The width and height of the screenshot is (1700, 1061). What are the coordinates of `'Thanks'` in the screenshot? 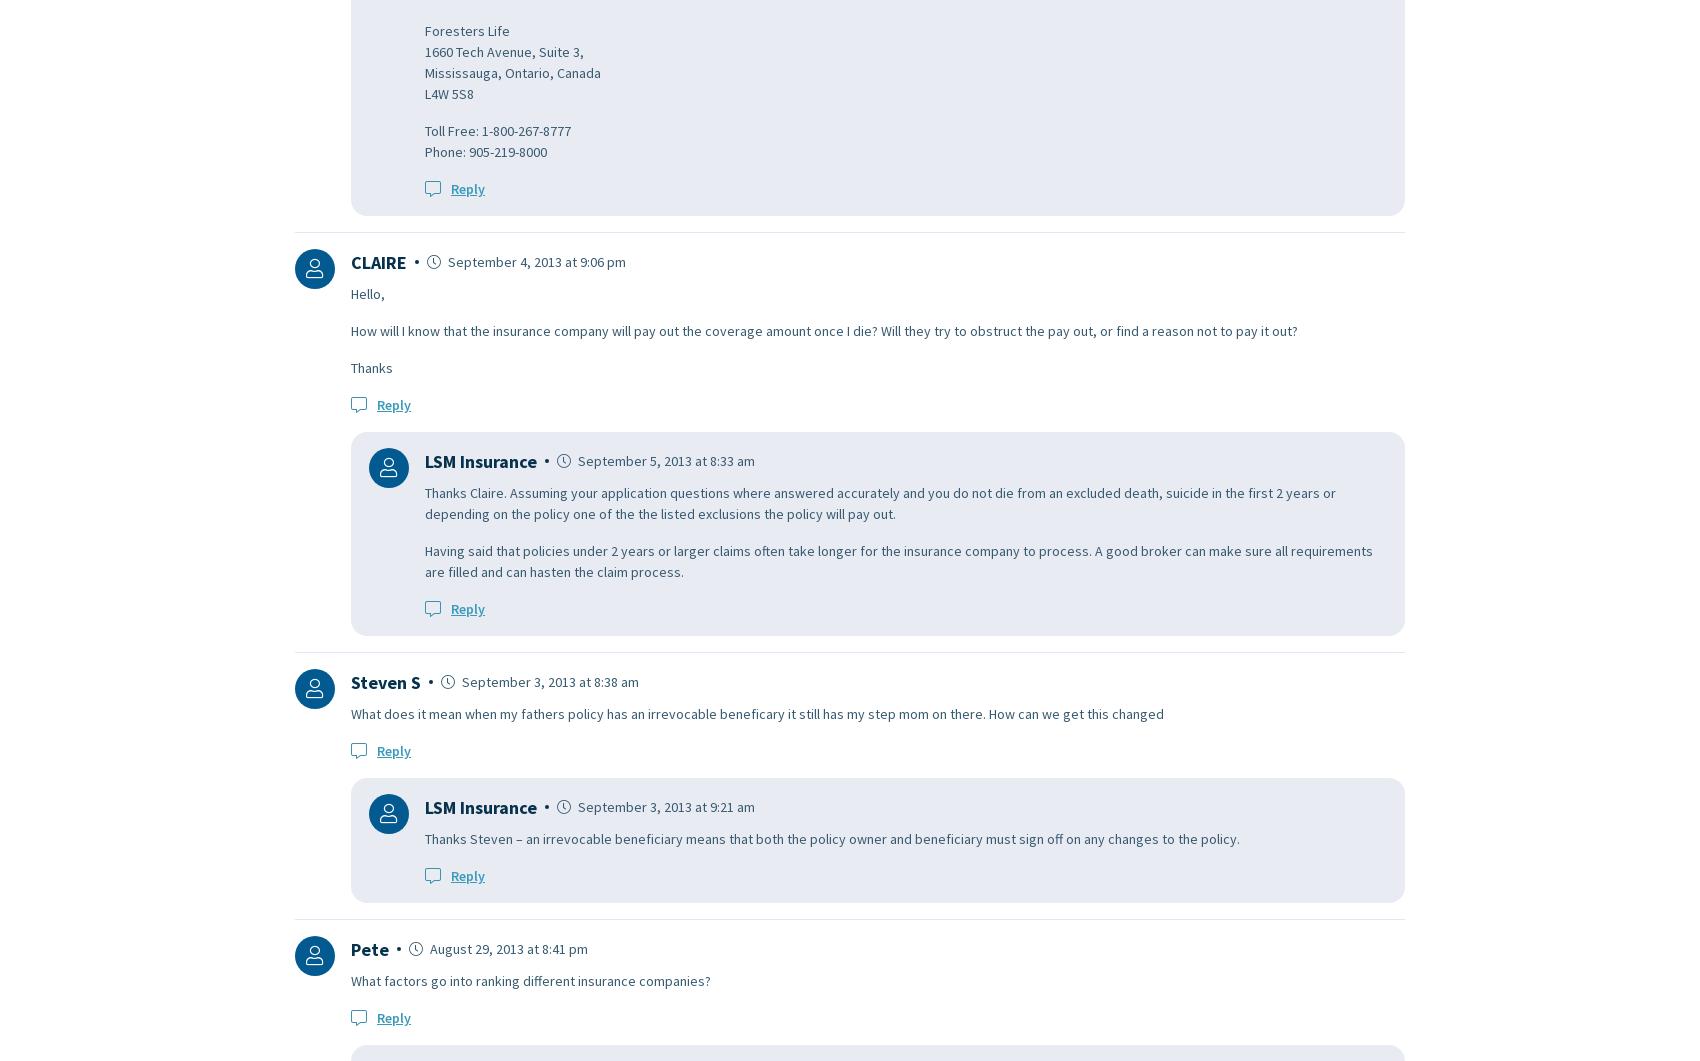 It's located at (350, 366).